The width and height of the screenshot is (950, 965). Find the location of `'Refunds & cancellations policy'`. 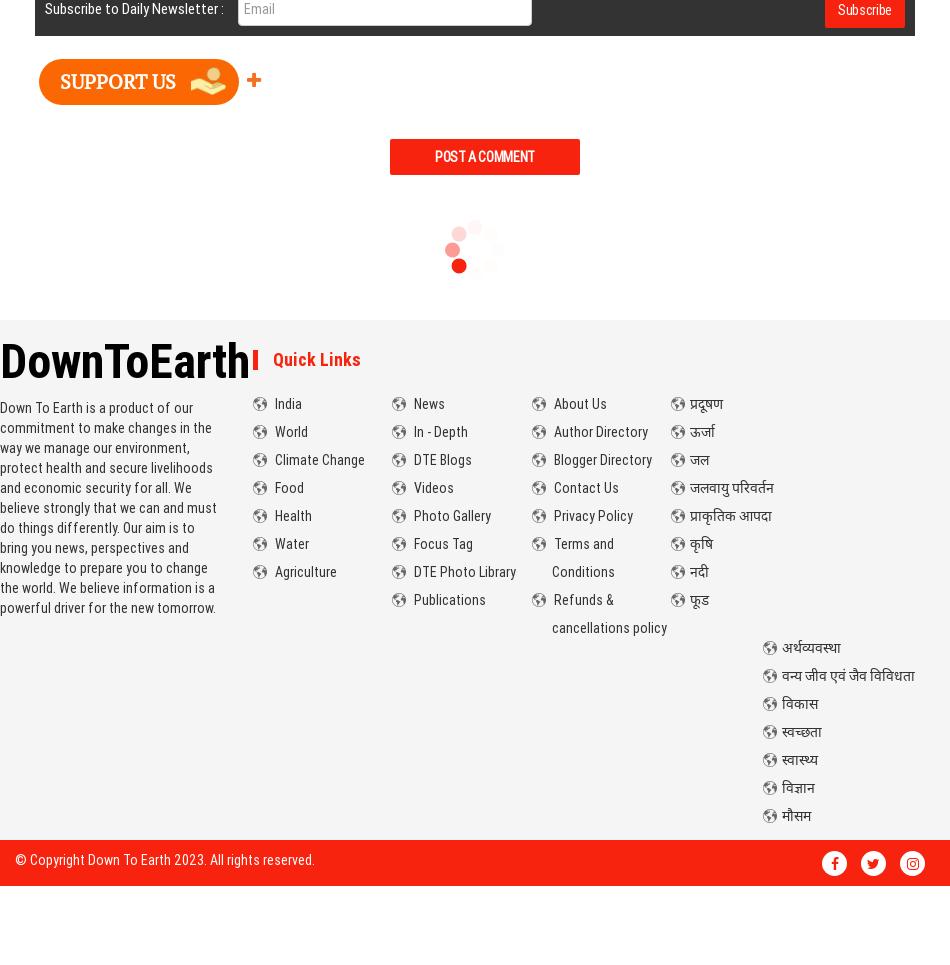

'Refunds & cancellations policy' is located at coordinates (608, 613).